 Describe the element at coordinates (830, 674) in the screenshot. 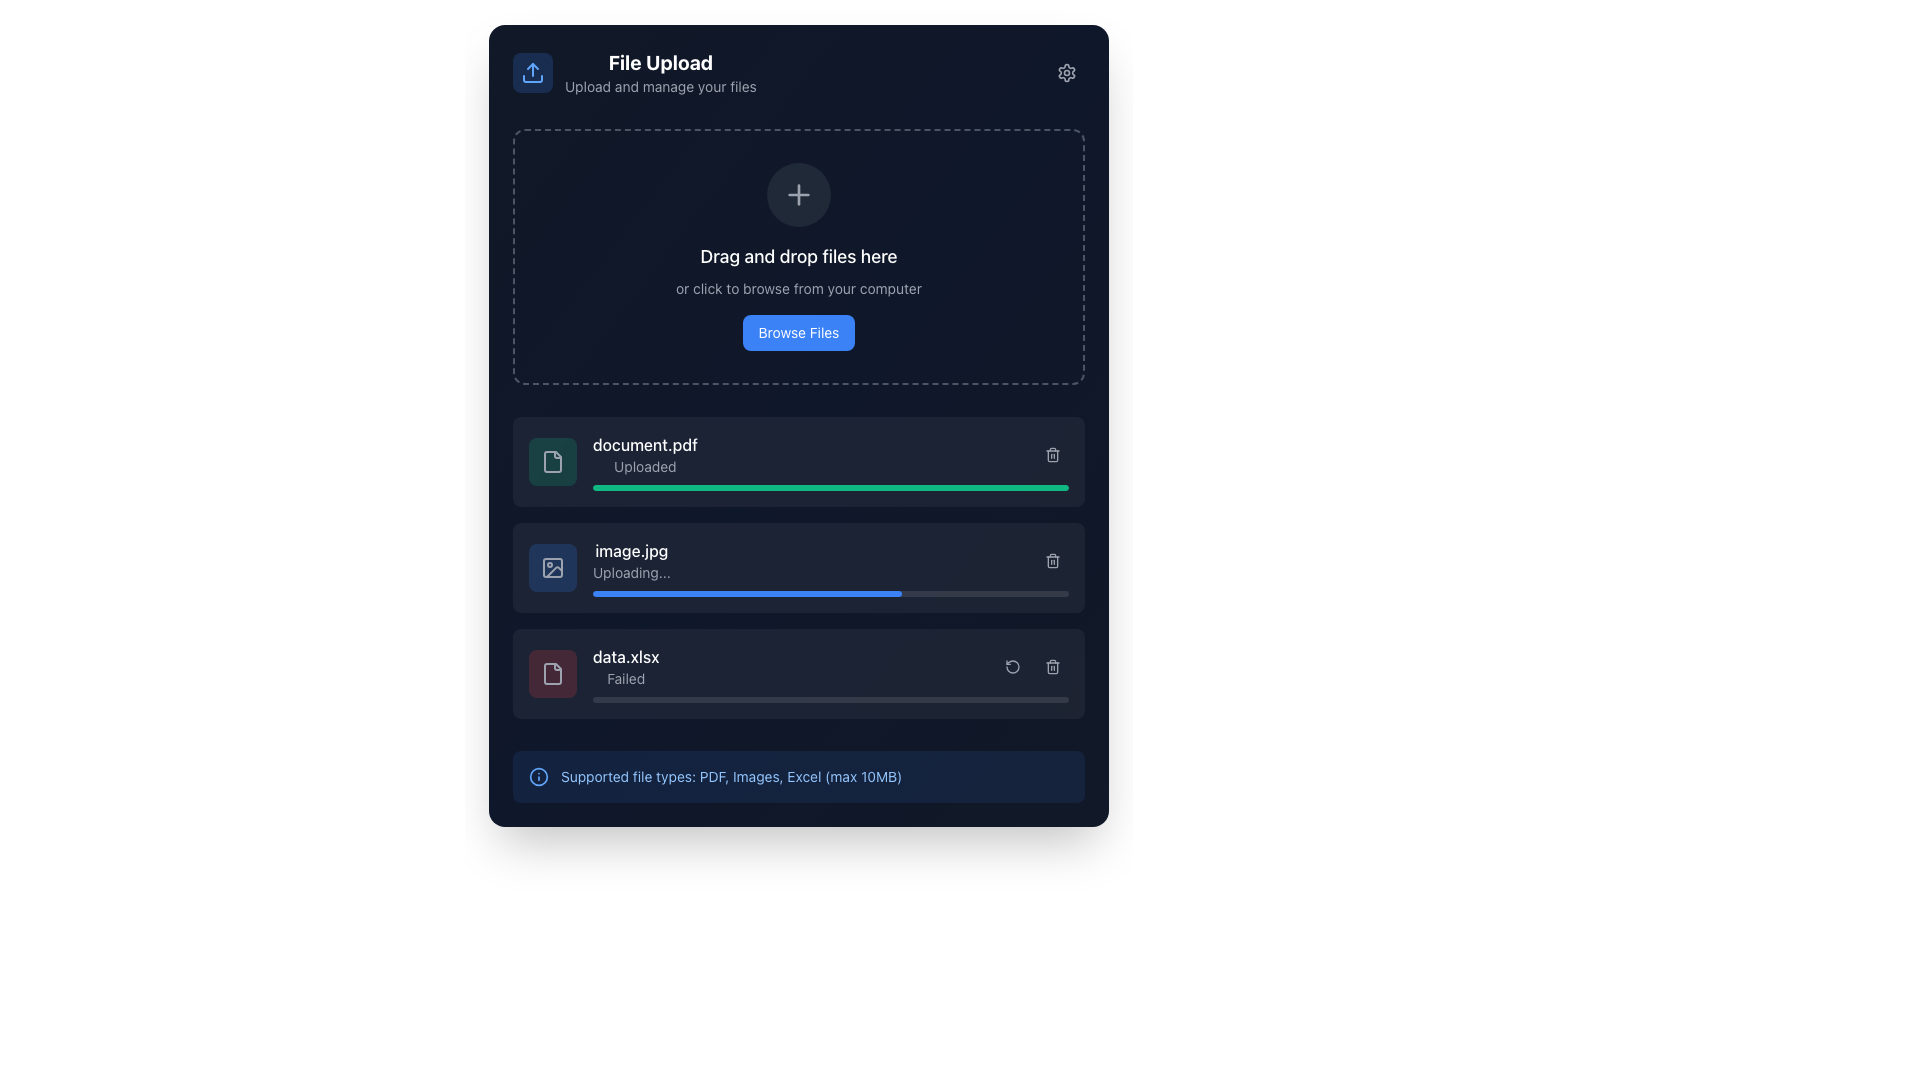

I see `the File upload status indicator showing 'data.xlsx' with status 'Failed'` at that location.